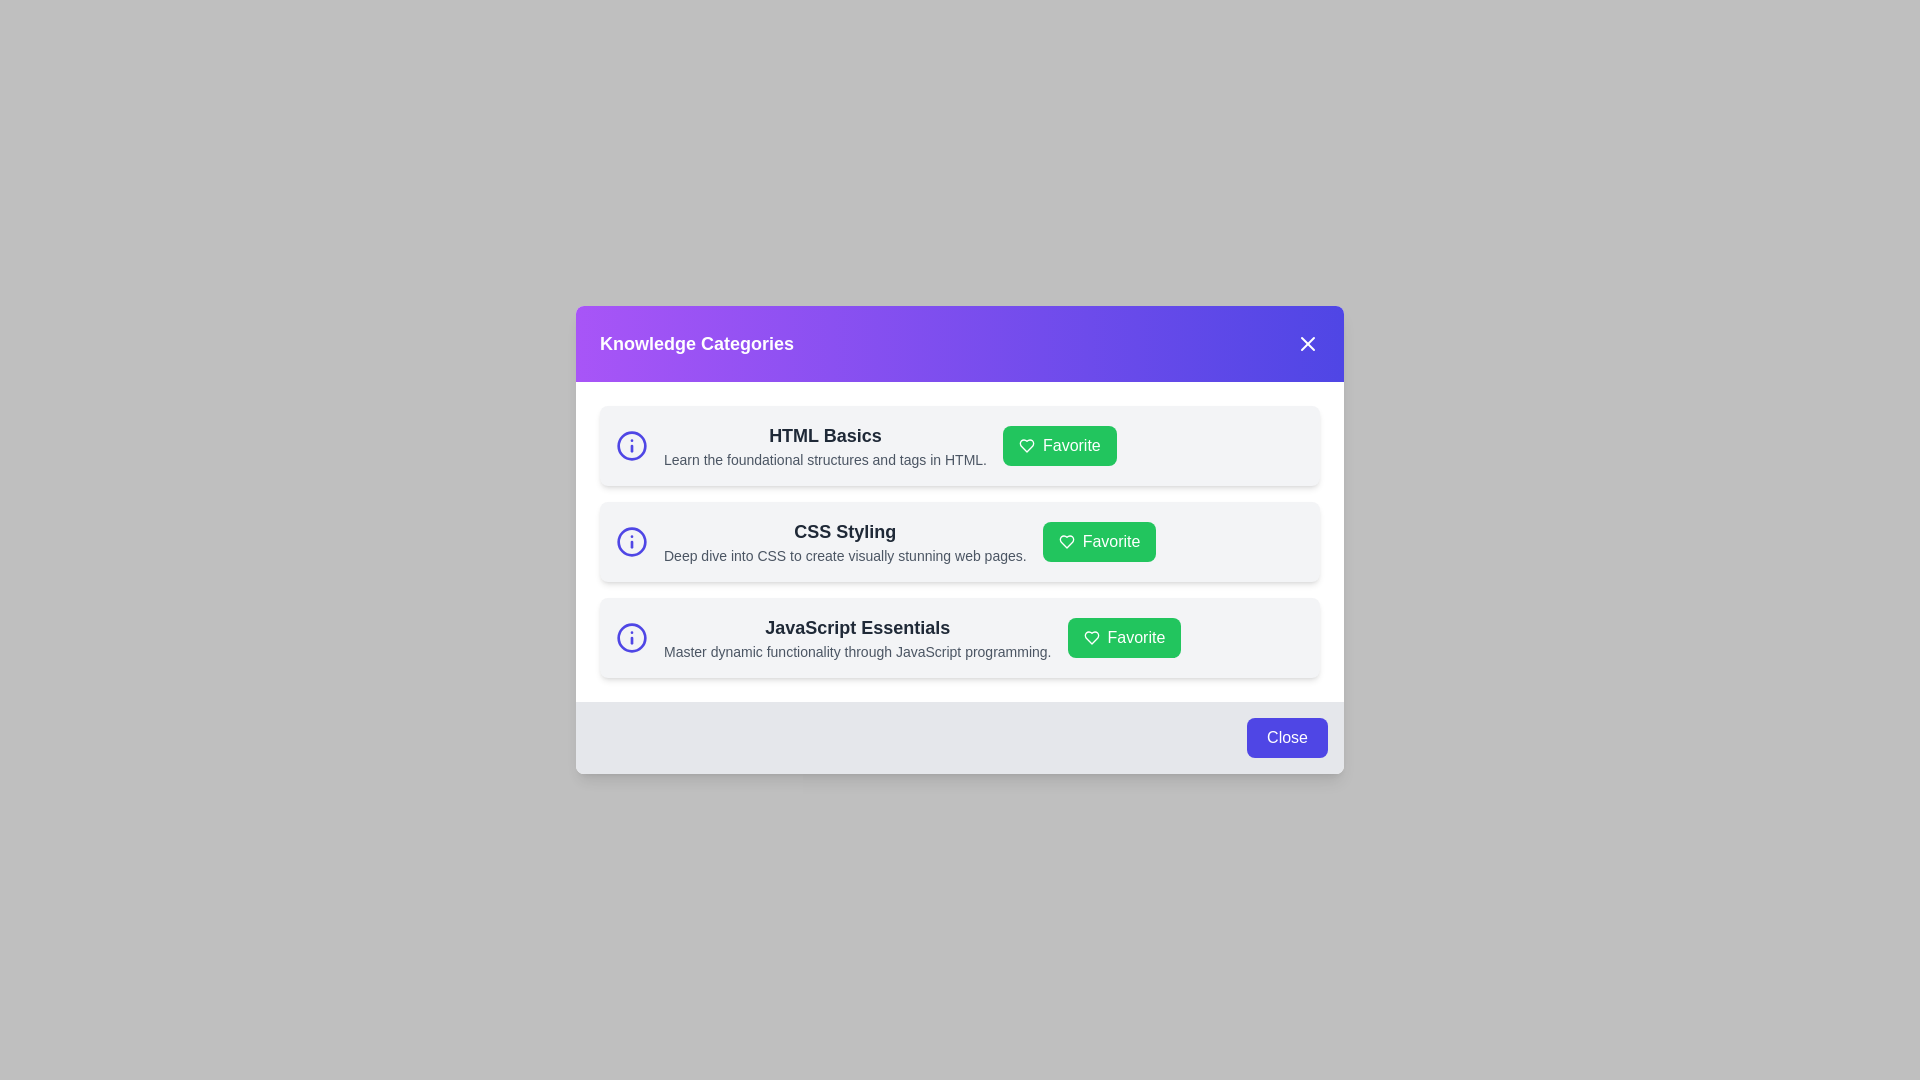 This screenshot has width=1920, height=1080. I want to click on the 'Favorite' icon located next to the 'Favorite' text in the category list on the right side, so click(1090, 637).